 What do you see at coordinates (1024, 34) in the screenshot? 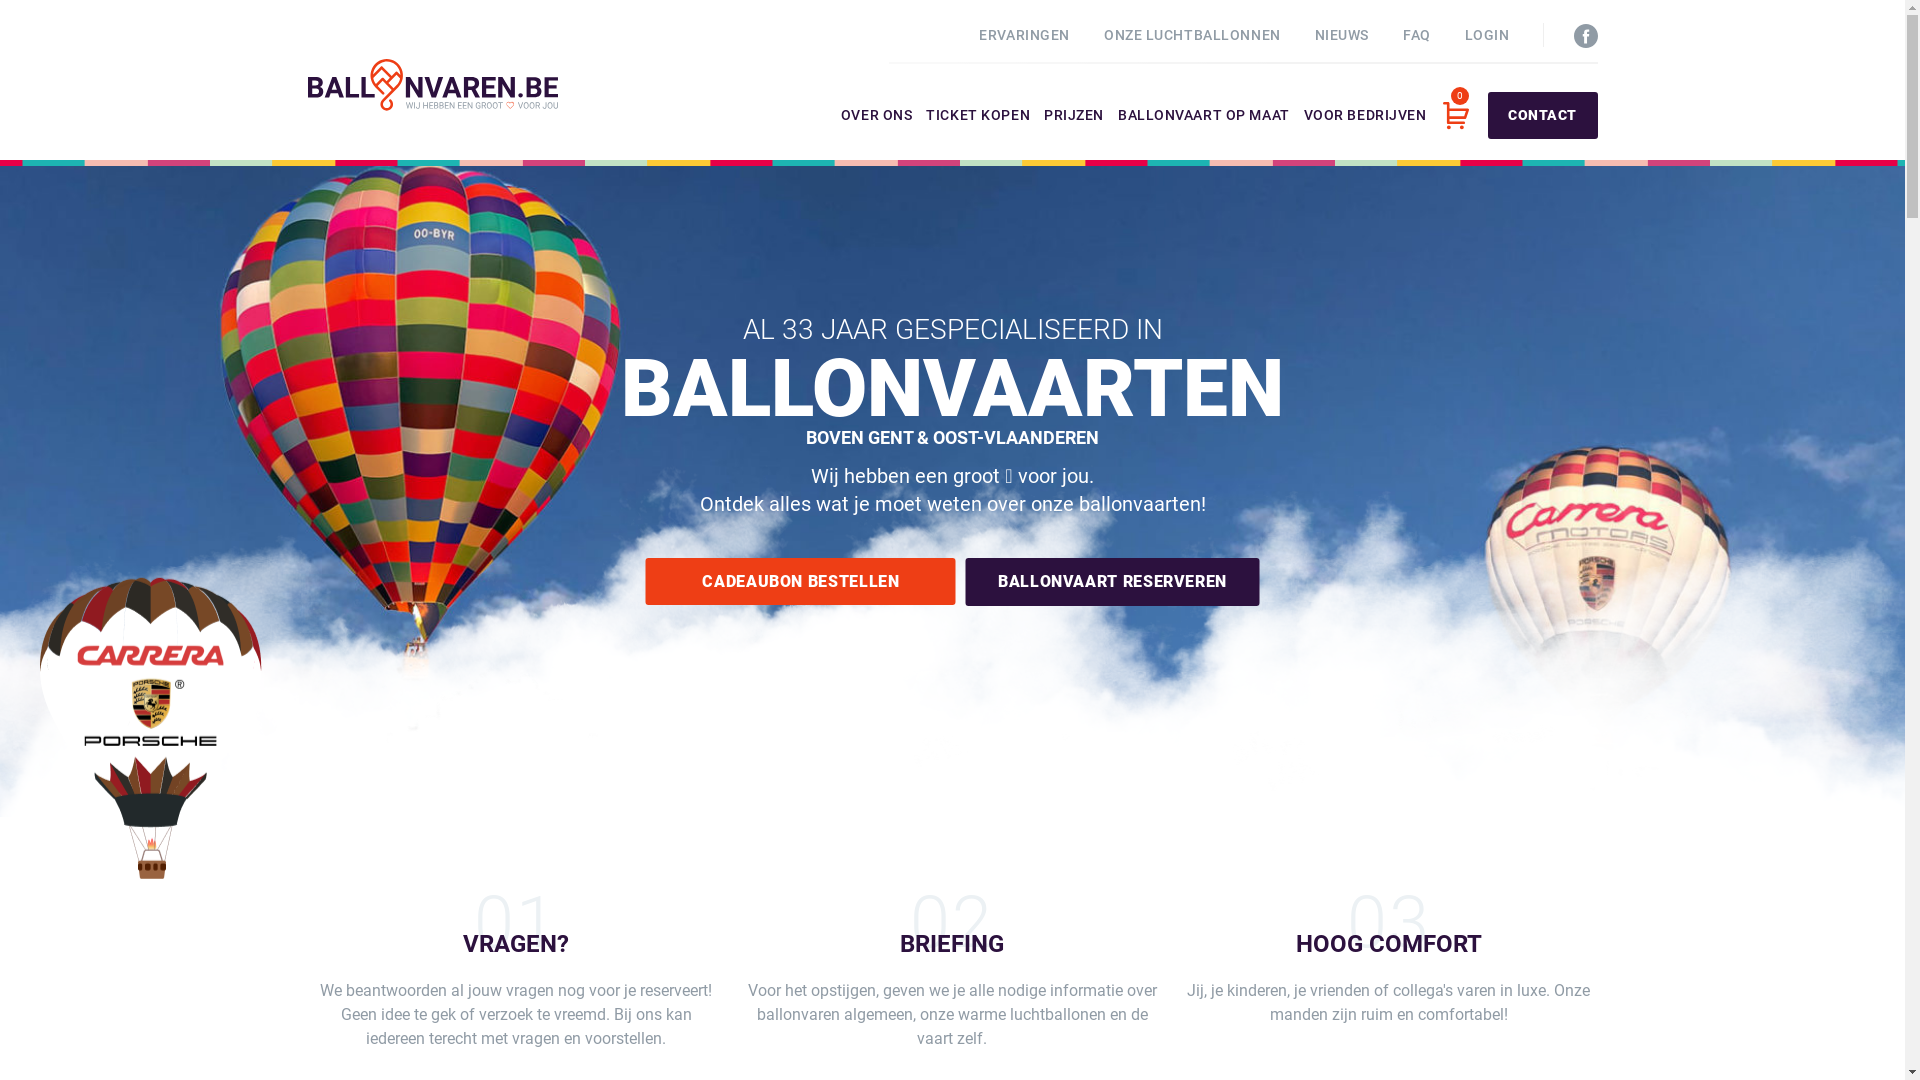
I see `'ERVARINGEN'` at bounding box center [1024, 34].